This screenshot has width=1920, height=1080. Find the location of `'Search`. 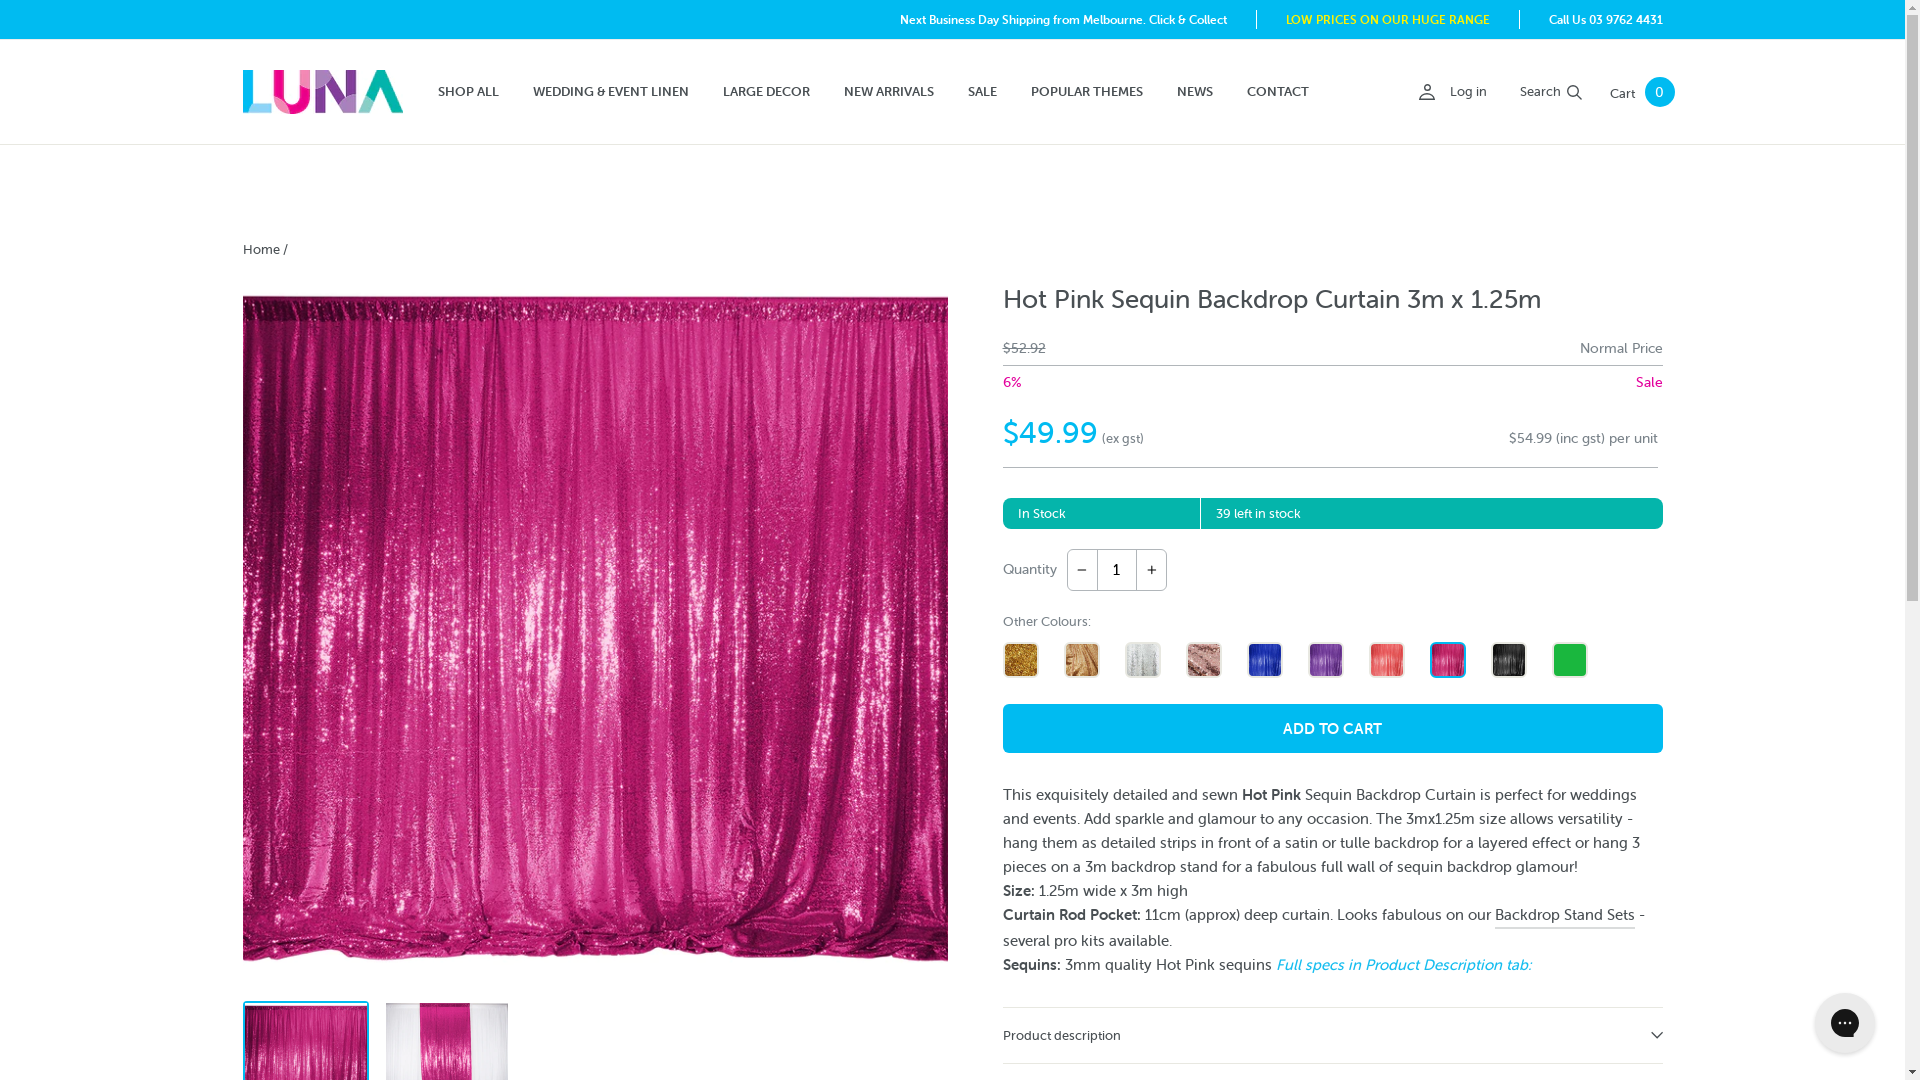

'Search is located at coordinates (1507, 92).